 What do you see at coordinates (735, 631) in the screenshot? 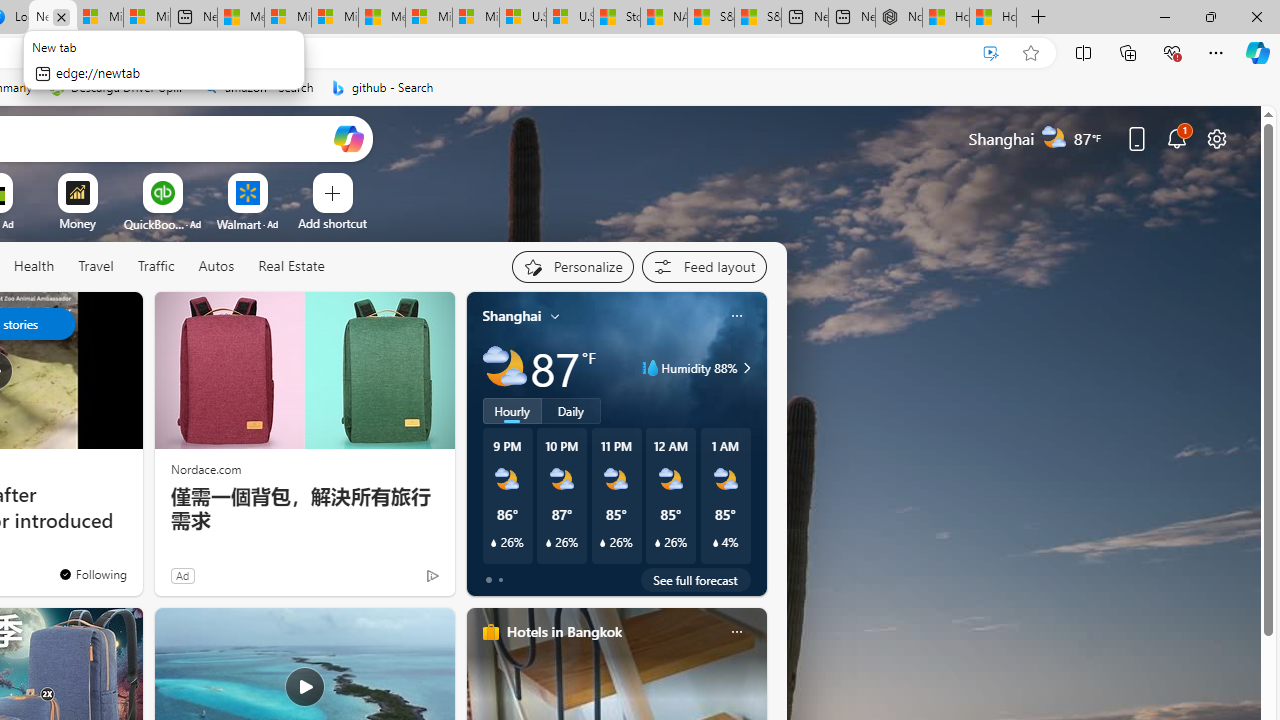
I see `'More options'` at bounding box center [735, 631].